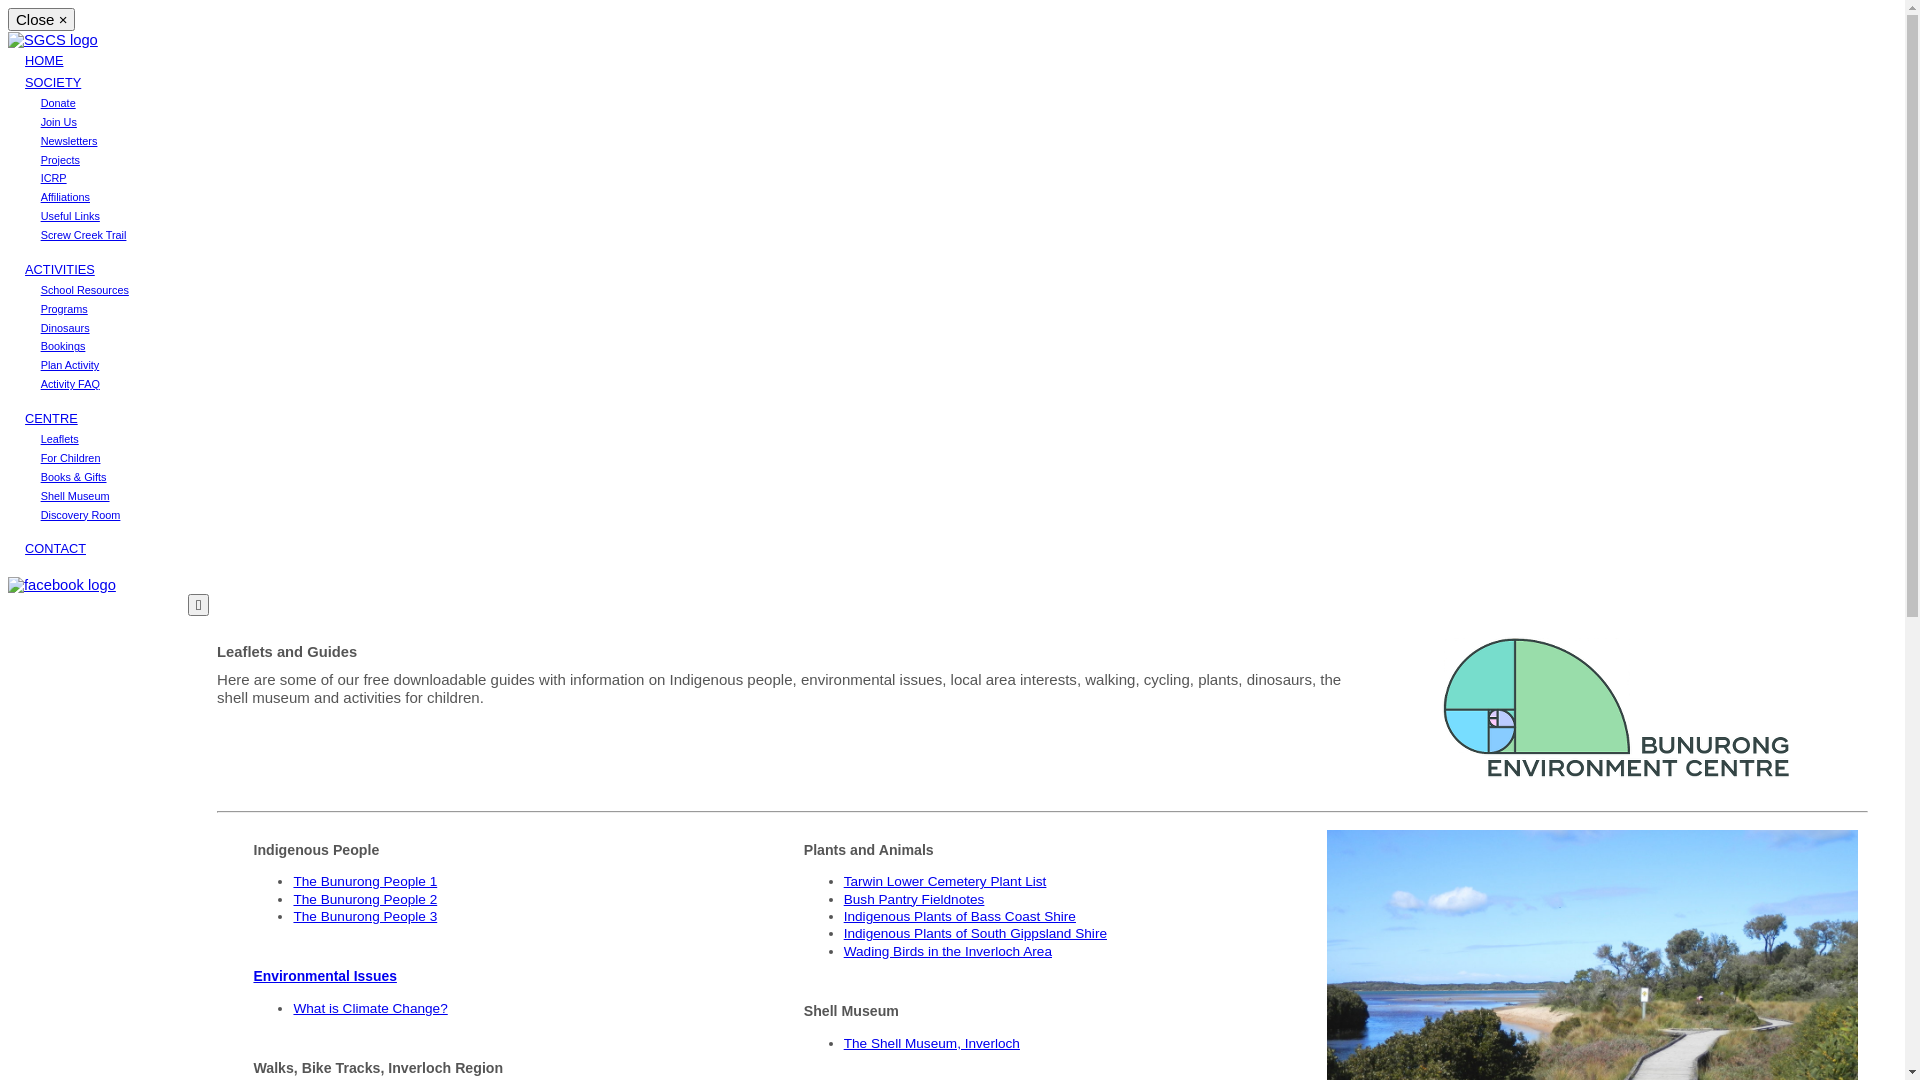 This screenshot has height=1080, width=1920. Describe the element at coordinates (944, 880) in the screenshot. I see `'Tarwin Lower Cemetery Plant List'` at that location.